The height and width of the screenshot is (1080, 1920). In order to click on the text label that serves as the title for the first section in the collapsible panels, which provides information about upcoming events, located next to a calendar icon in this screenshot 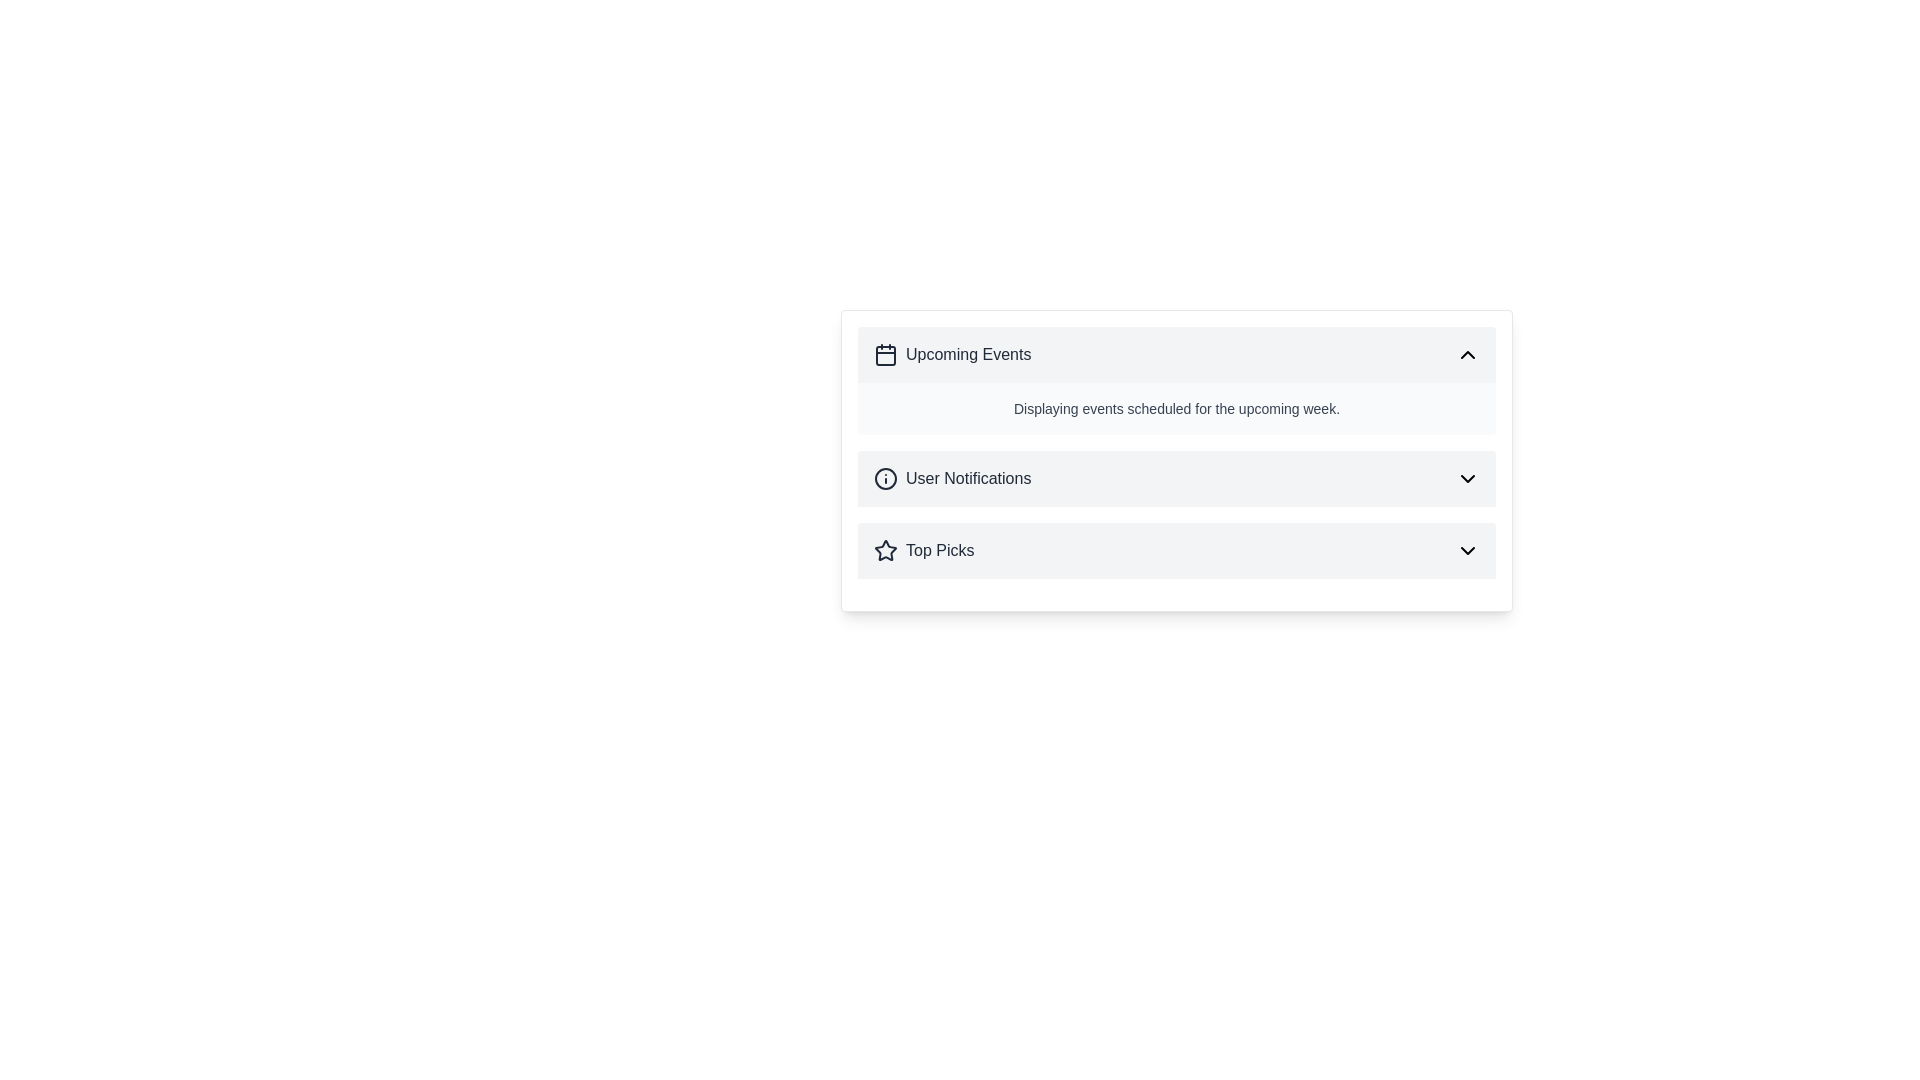, I will do `click(968, 353)`.